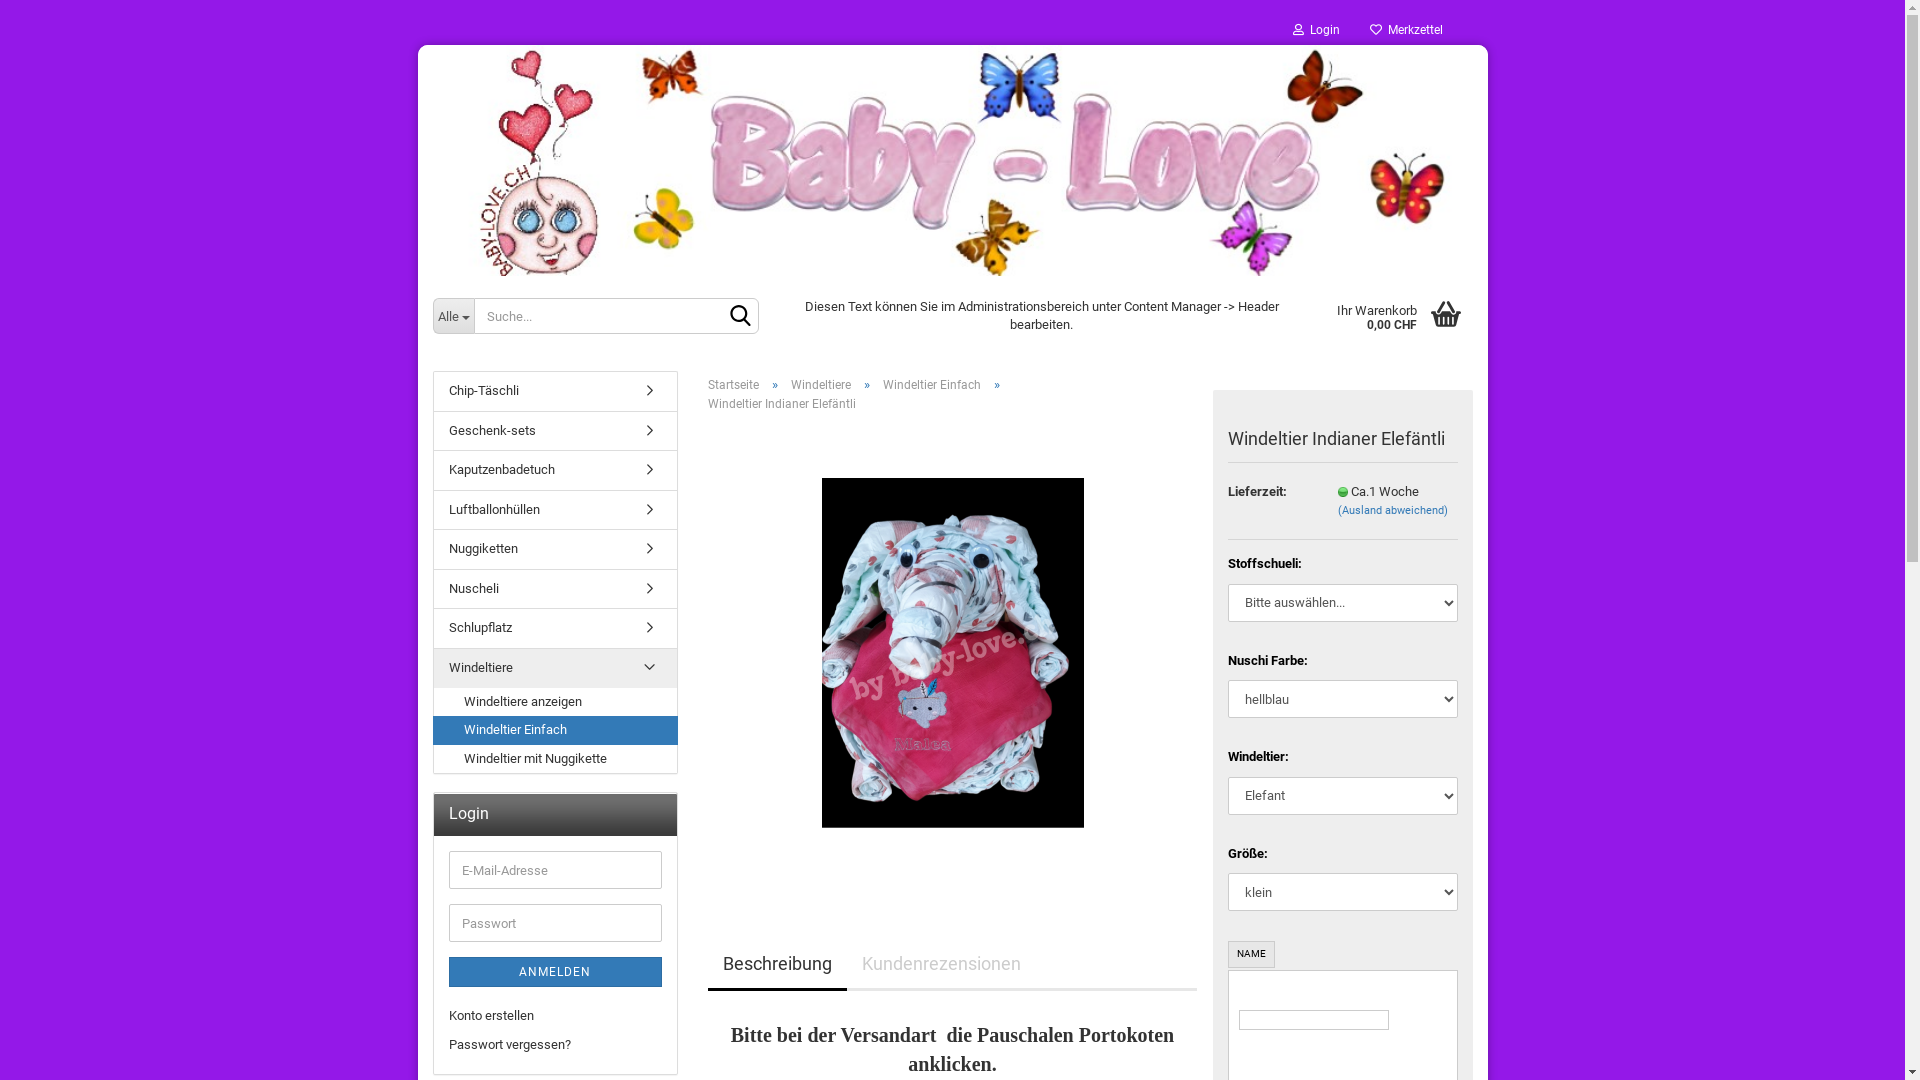 The width and height of the screenshot is (1920, 1080). I want to click on 'Konto erstellen', so click(554, 1016).